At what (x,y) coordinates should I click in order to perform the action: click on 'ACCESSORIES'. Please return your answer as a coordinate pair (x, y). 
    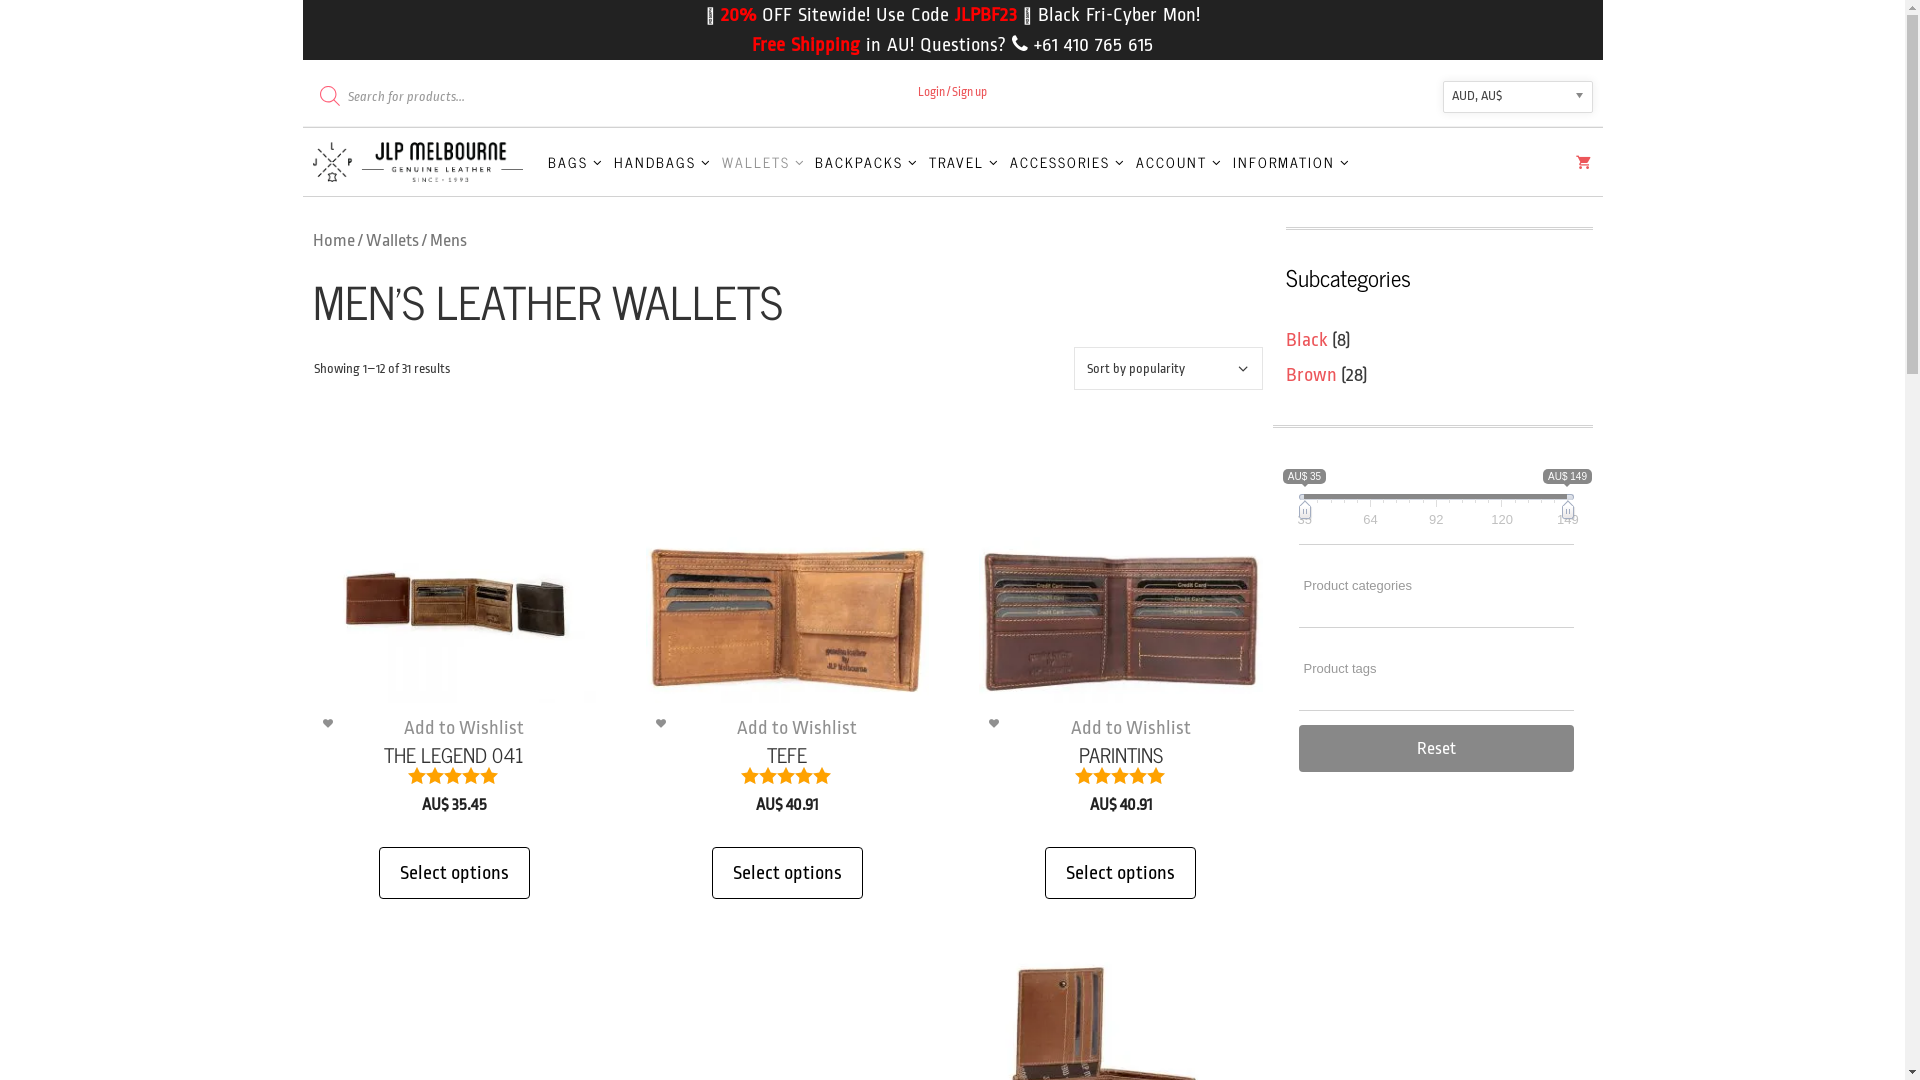
    Looking at the image, I should click on (1067, 161).